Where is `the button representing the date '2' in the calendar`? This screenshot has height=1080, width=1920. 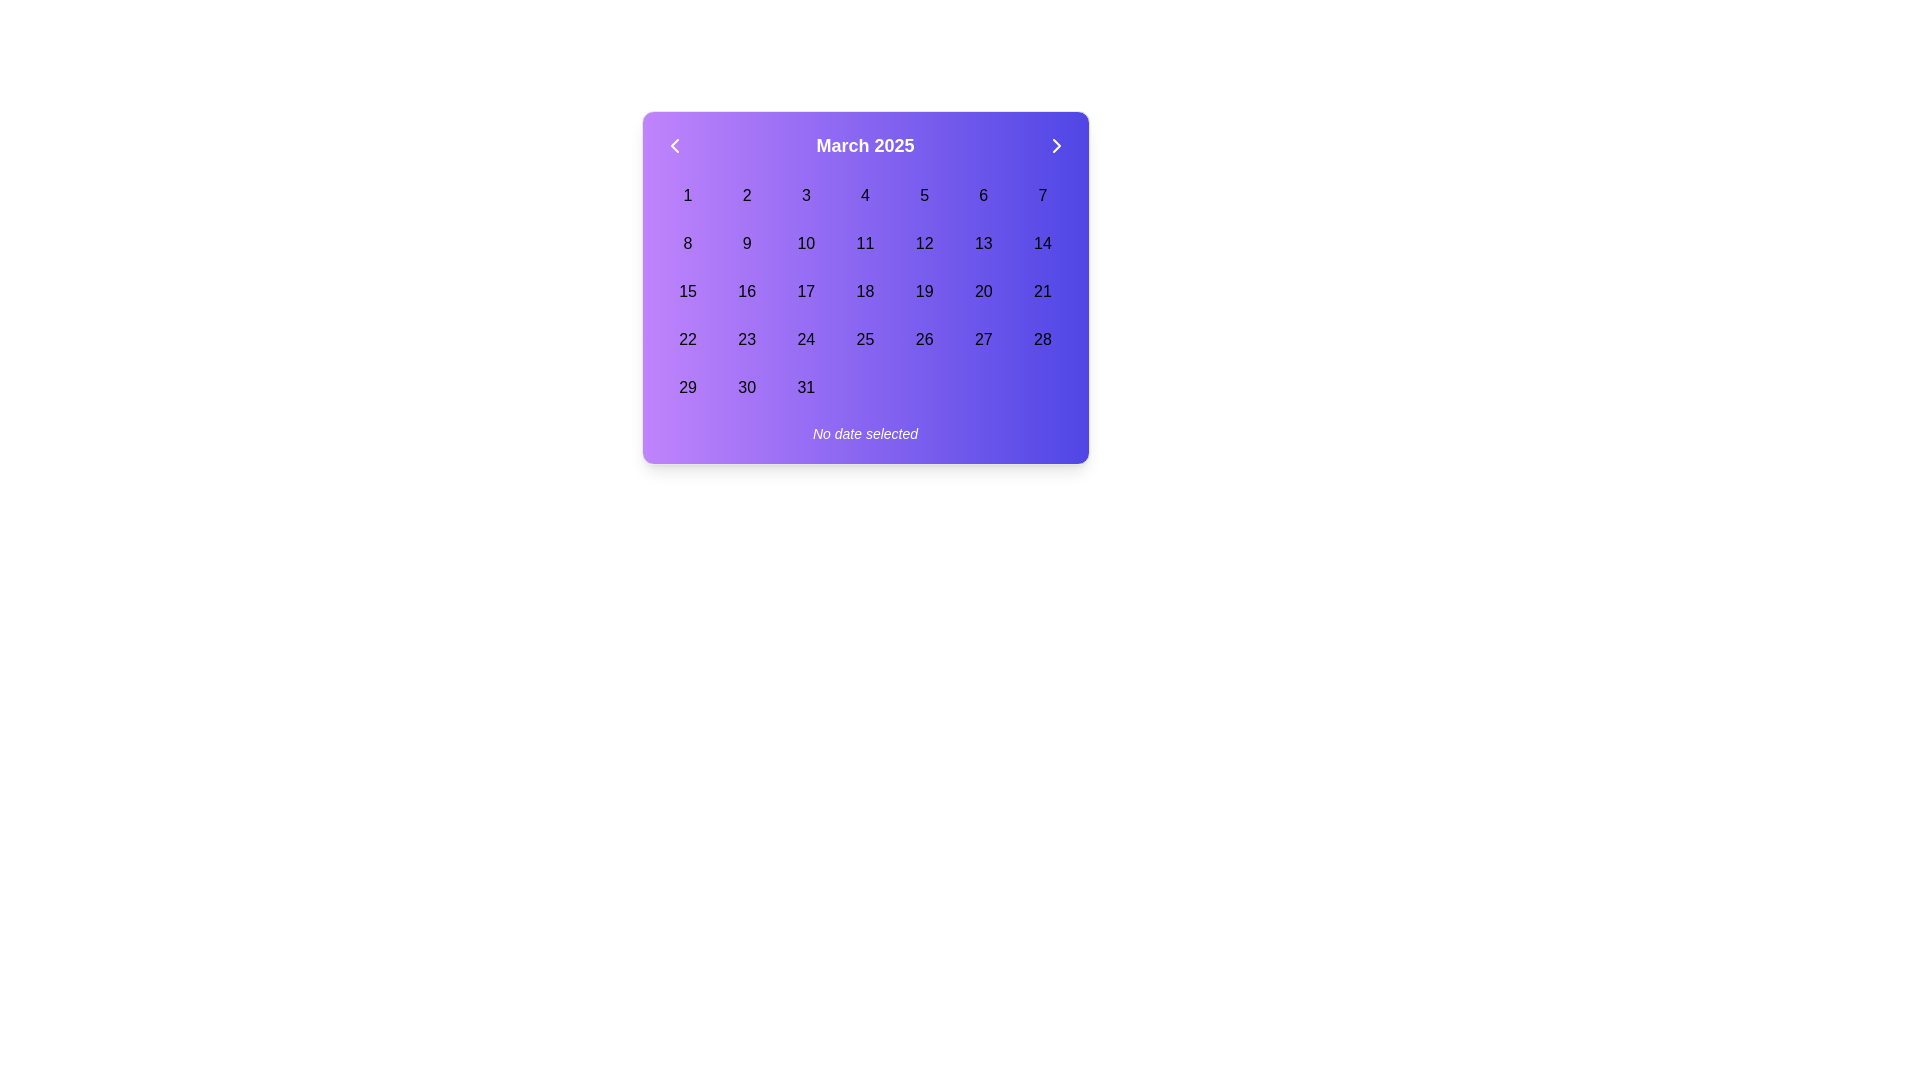 the button representing the date '2' in the calendar is located at coordinates (746, 196).